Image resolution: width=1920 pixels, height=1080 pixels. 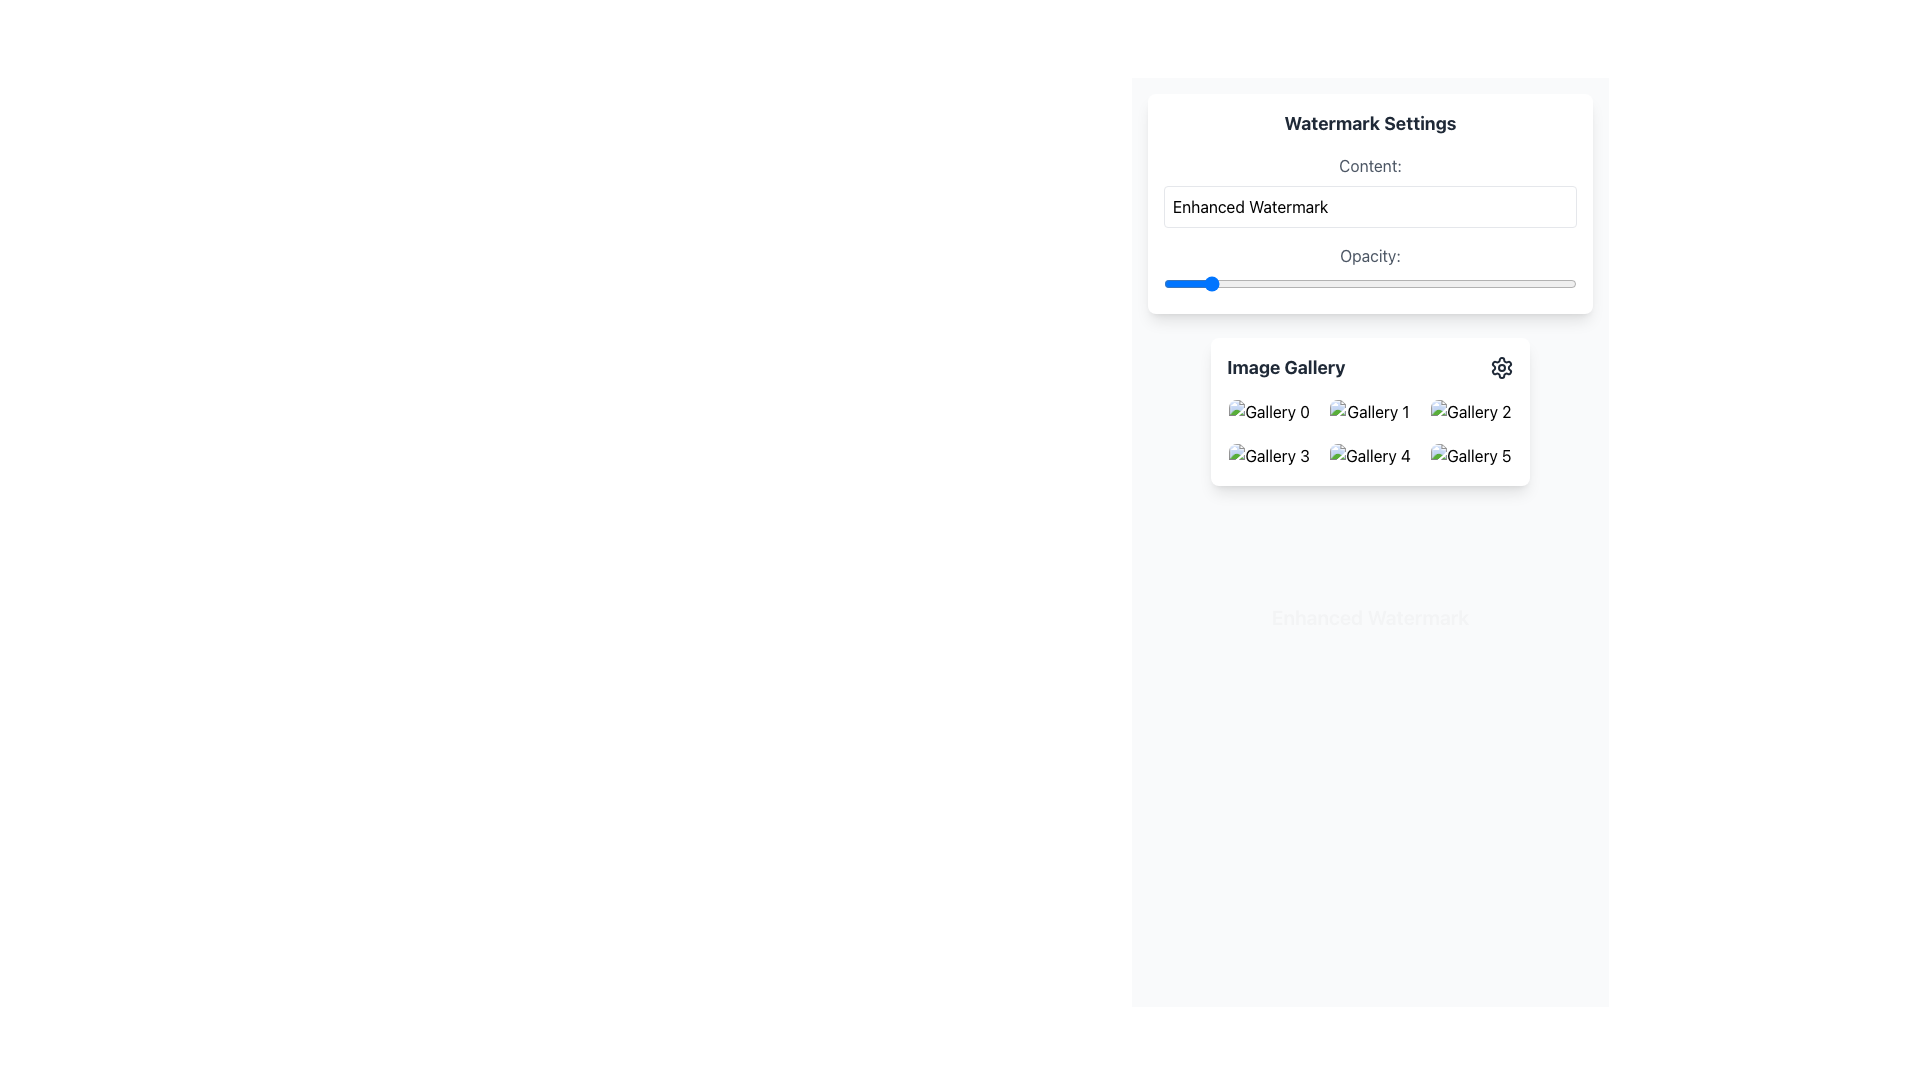 I want to click on to select the image thumbnail labeled in the image gallery, which is the third item in the top row of the 3x2 grid, so click(x=1470, y=411).